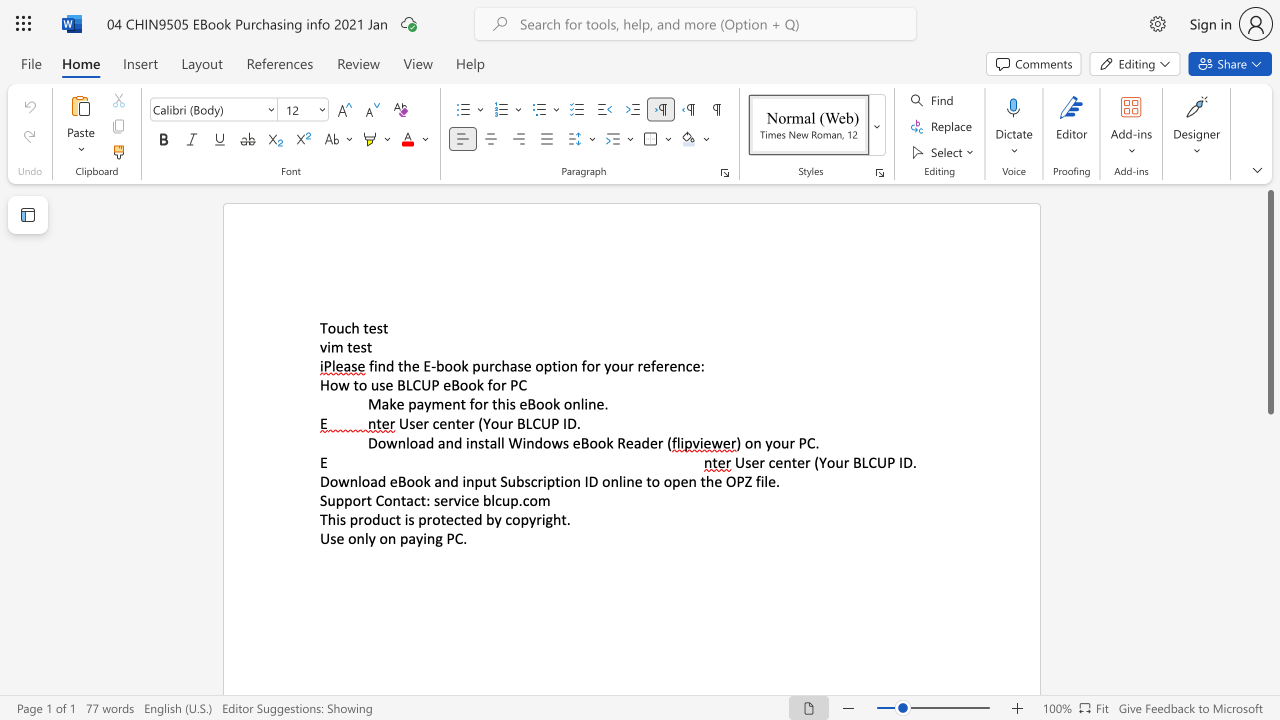 The image size is (1280, 720). I want to click on the space between the continuous character "s" and "e" in the text, so click(524, 366).